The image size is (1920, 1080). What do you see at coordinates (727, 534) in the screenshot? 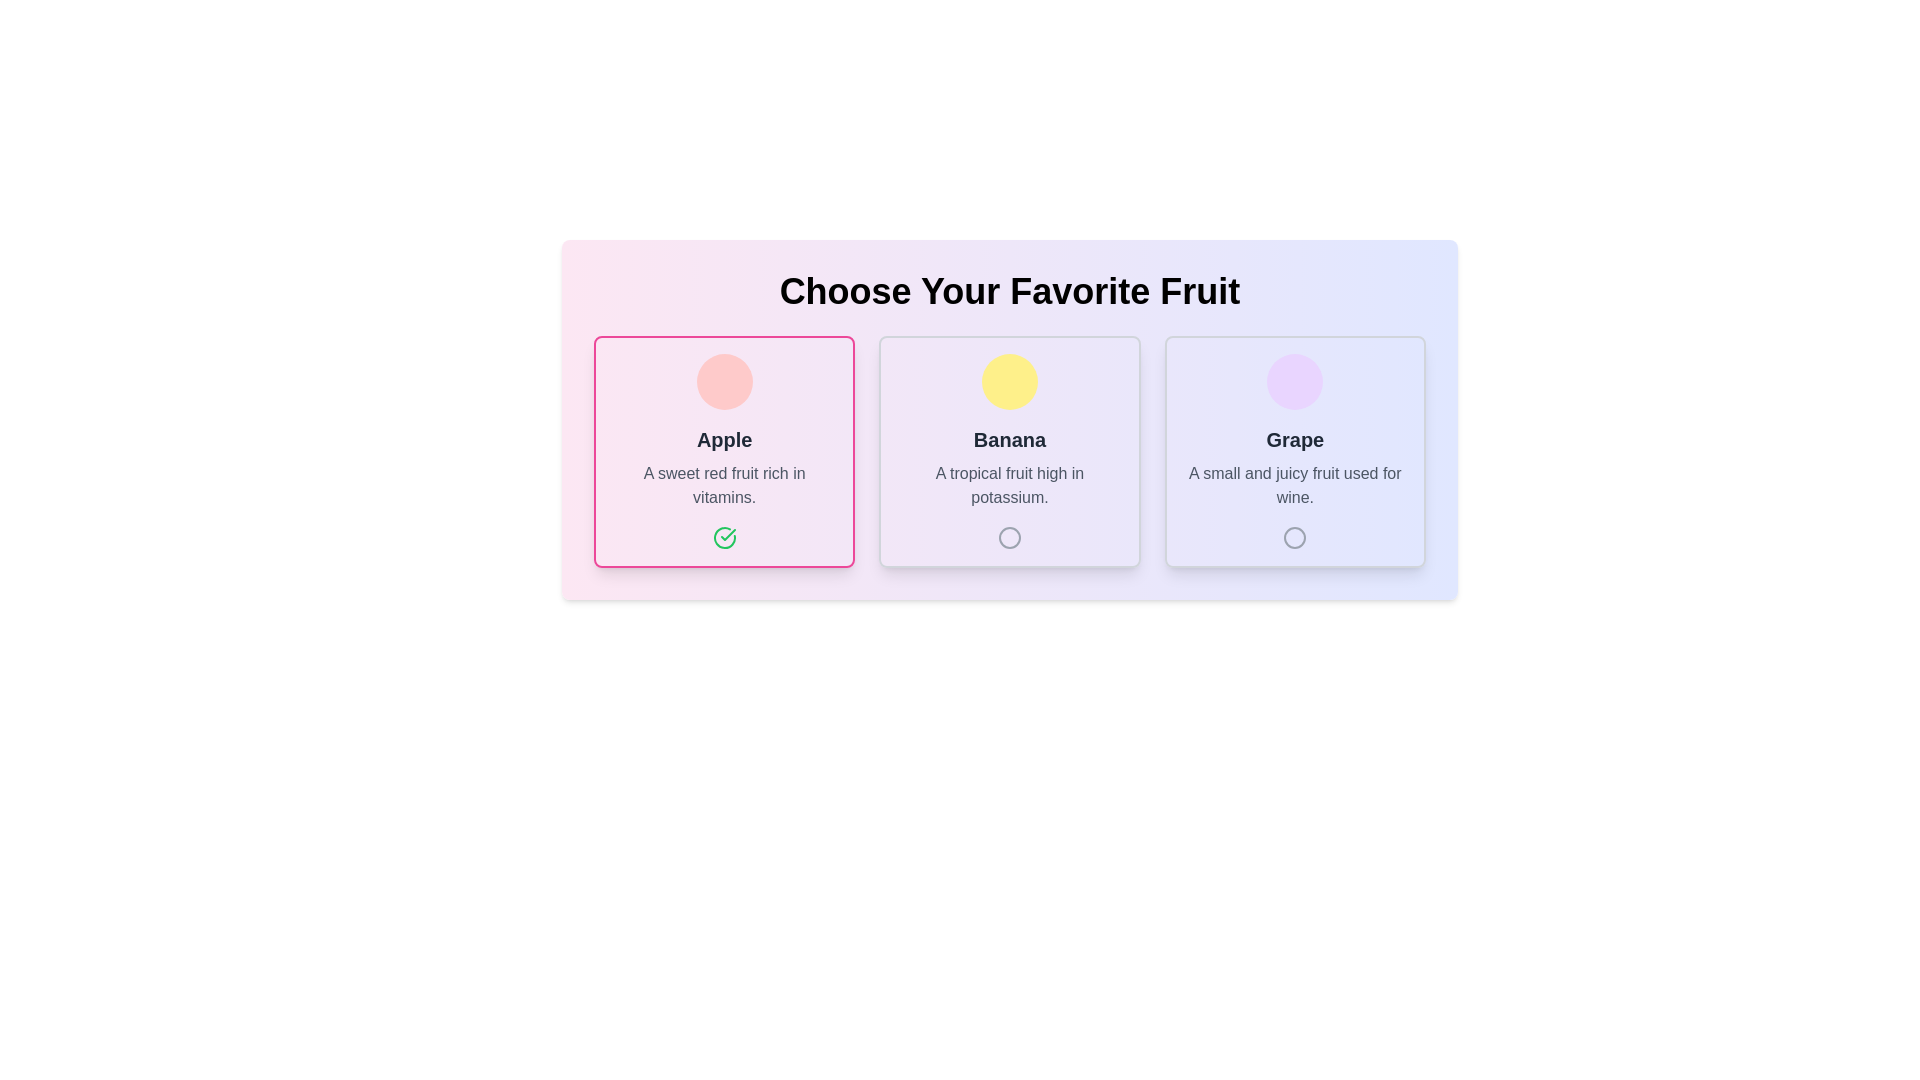
I see `the green checkmark icon that indicates a successful action, located within the selection box for the 'Apple' choice card` at bounding box center [727, 534].